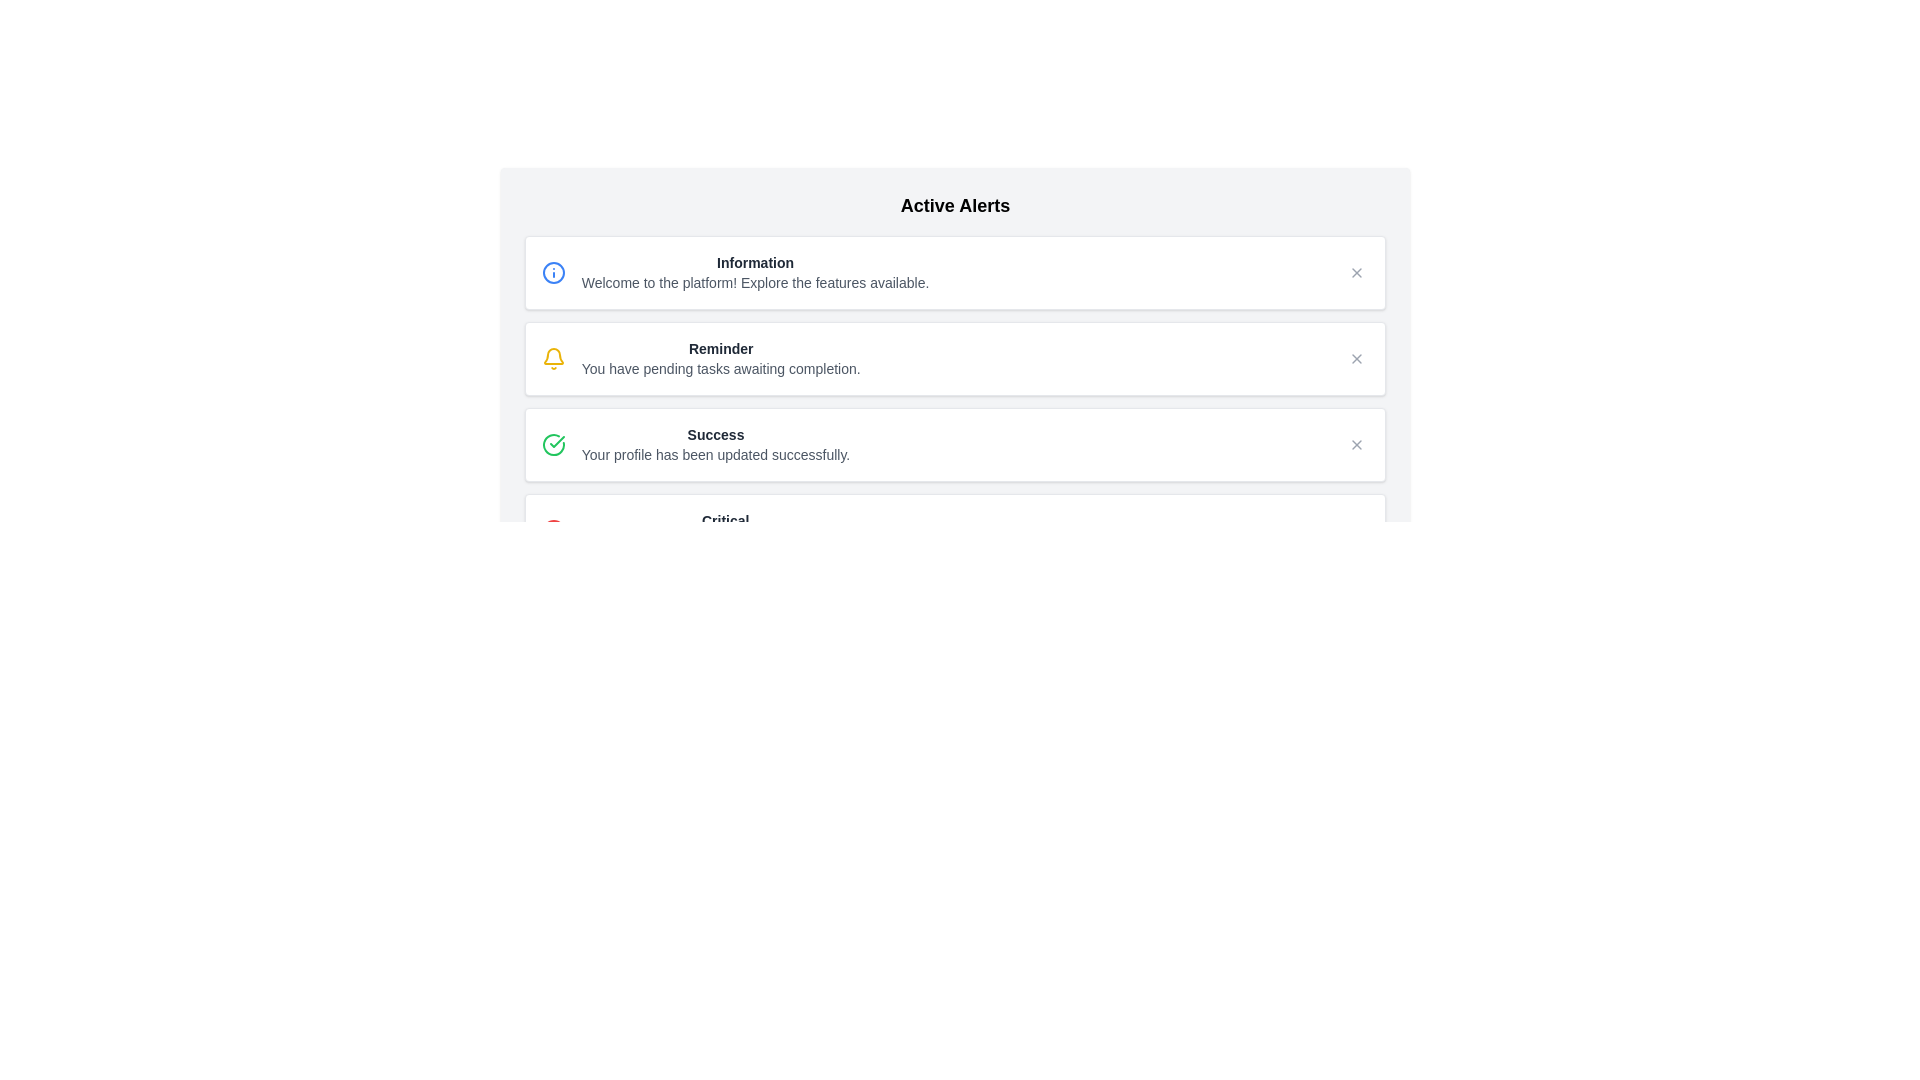 The height and width of the screenshot is (1080, 1920). Describe the element at coordinates (1357, 357) in the screenshot. I see `the 'X' icon button located at the right-hand edge of the 'Reminder' alert` at that location.